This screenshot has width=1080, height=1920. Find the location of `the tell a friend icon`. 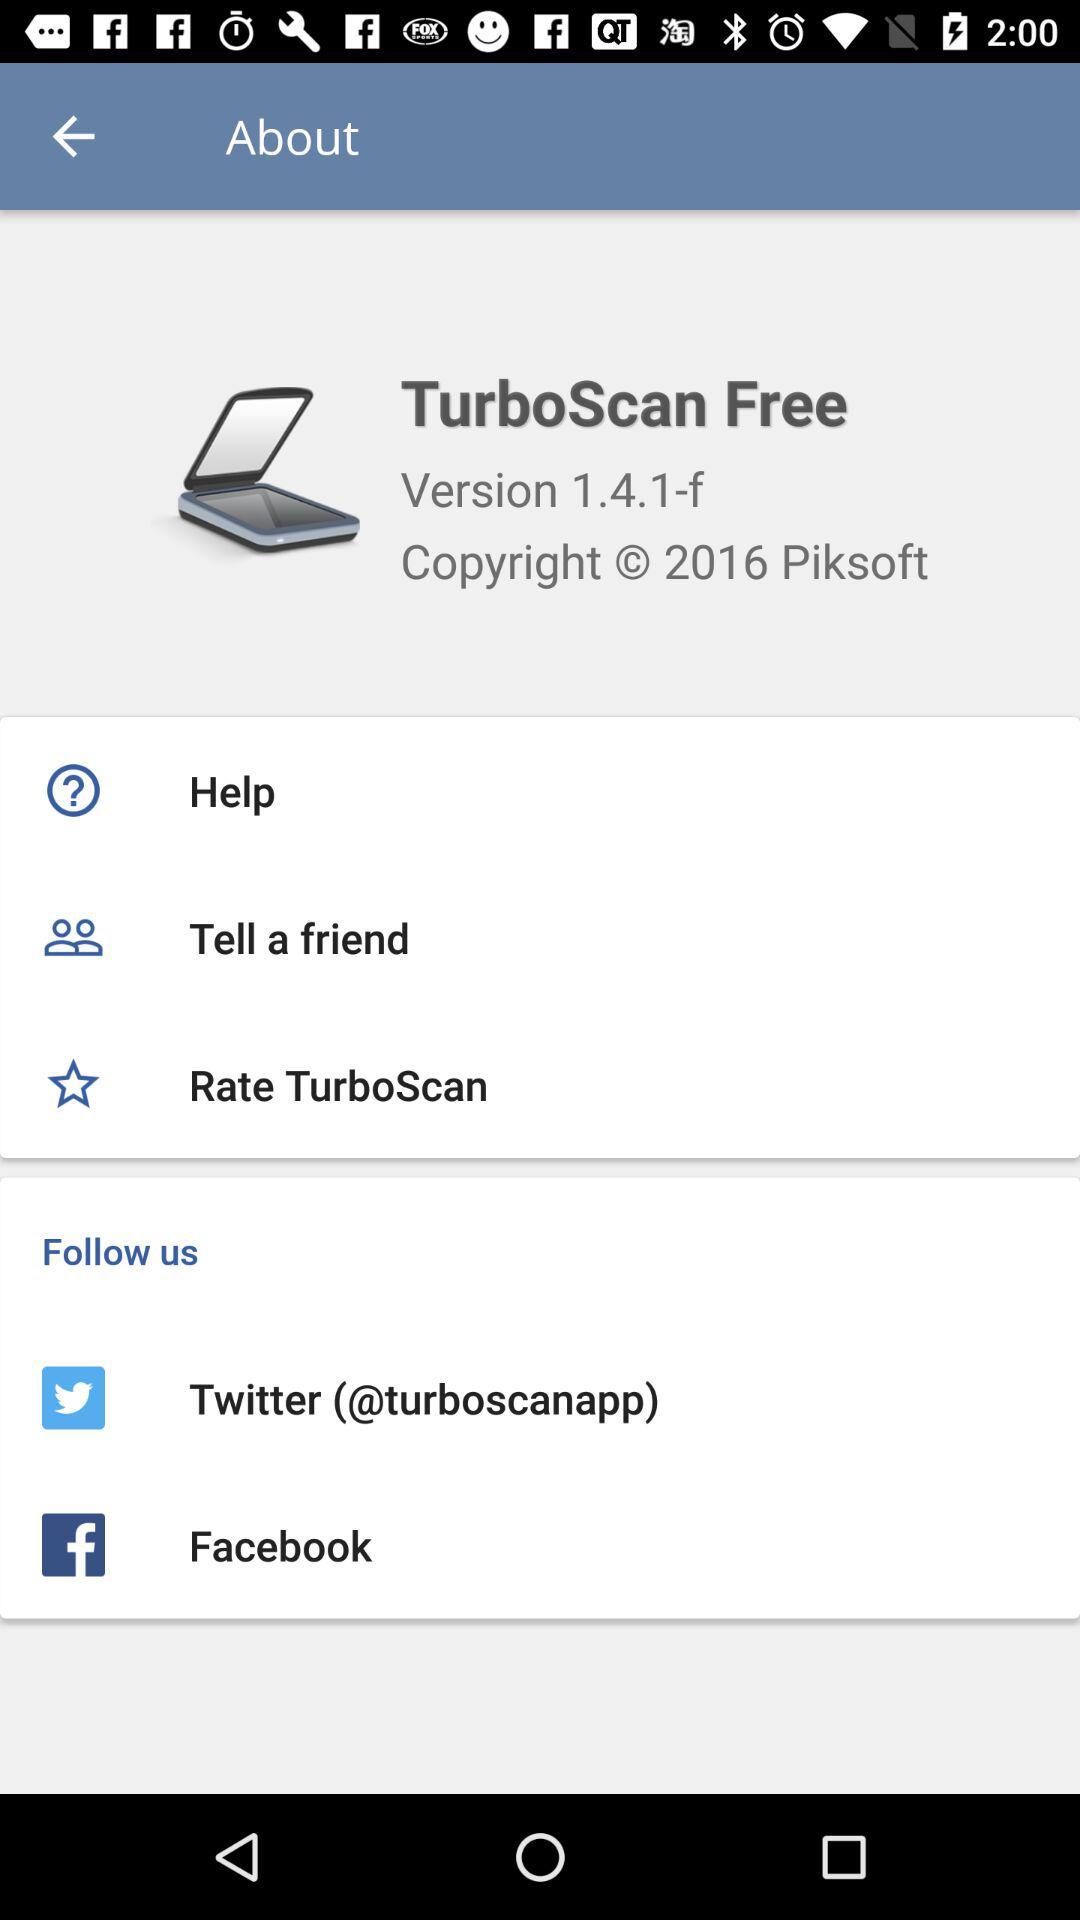

the tell a friend icon is located at coordinates (540, 936).